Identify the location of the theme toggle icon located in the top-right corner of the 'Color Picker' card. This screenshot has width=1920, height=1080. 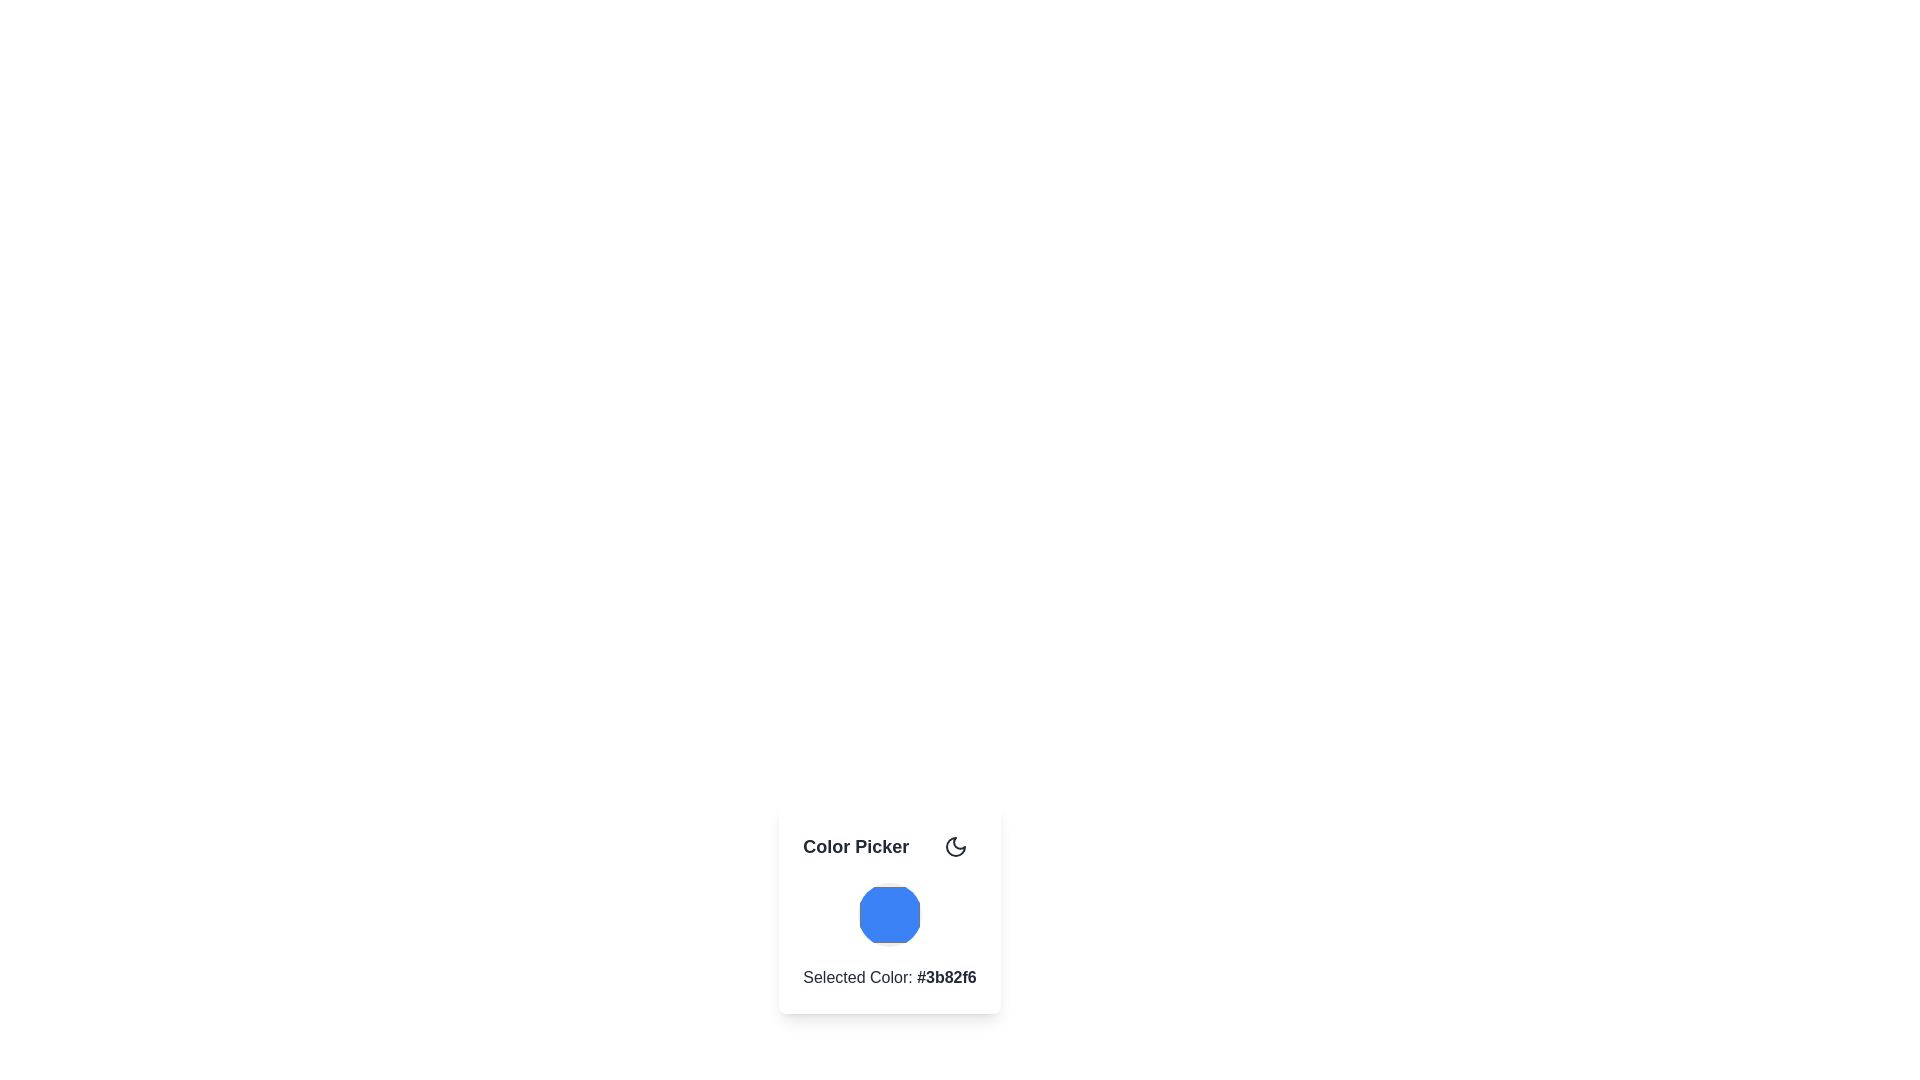
(955, 846).